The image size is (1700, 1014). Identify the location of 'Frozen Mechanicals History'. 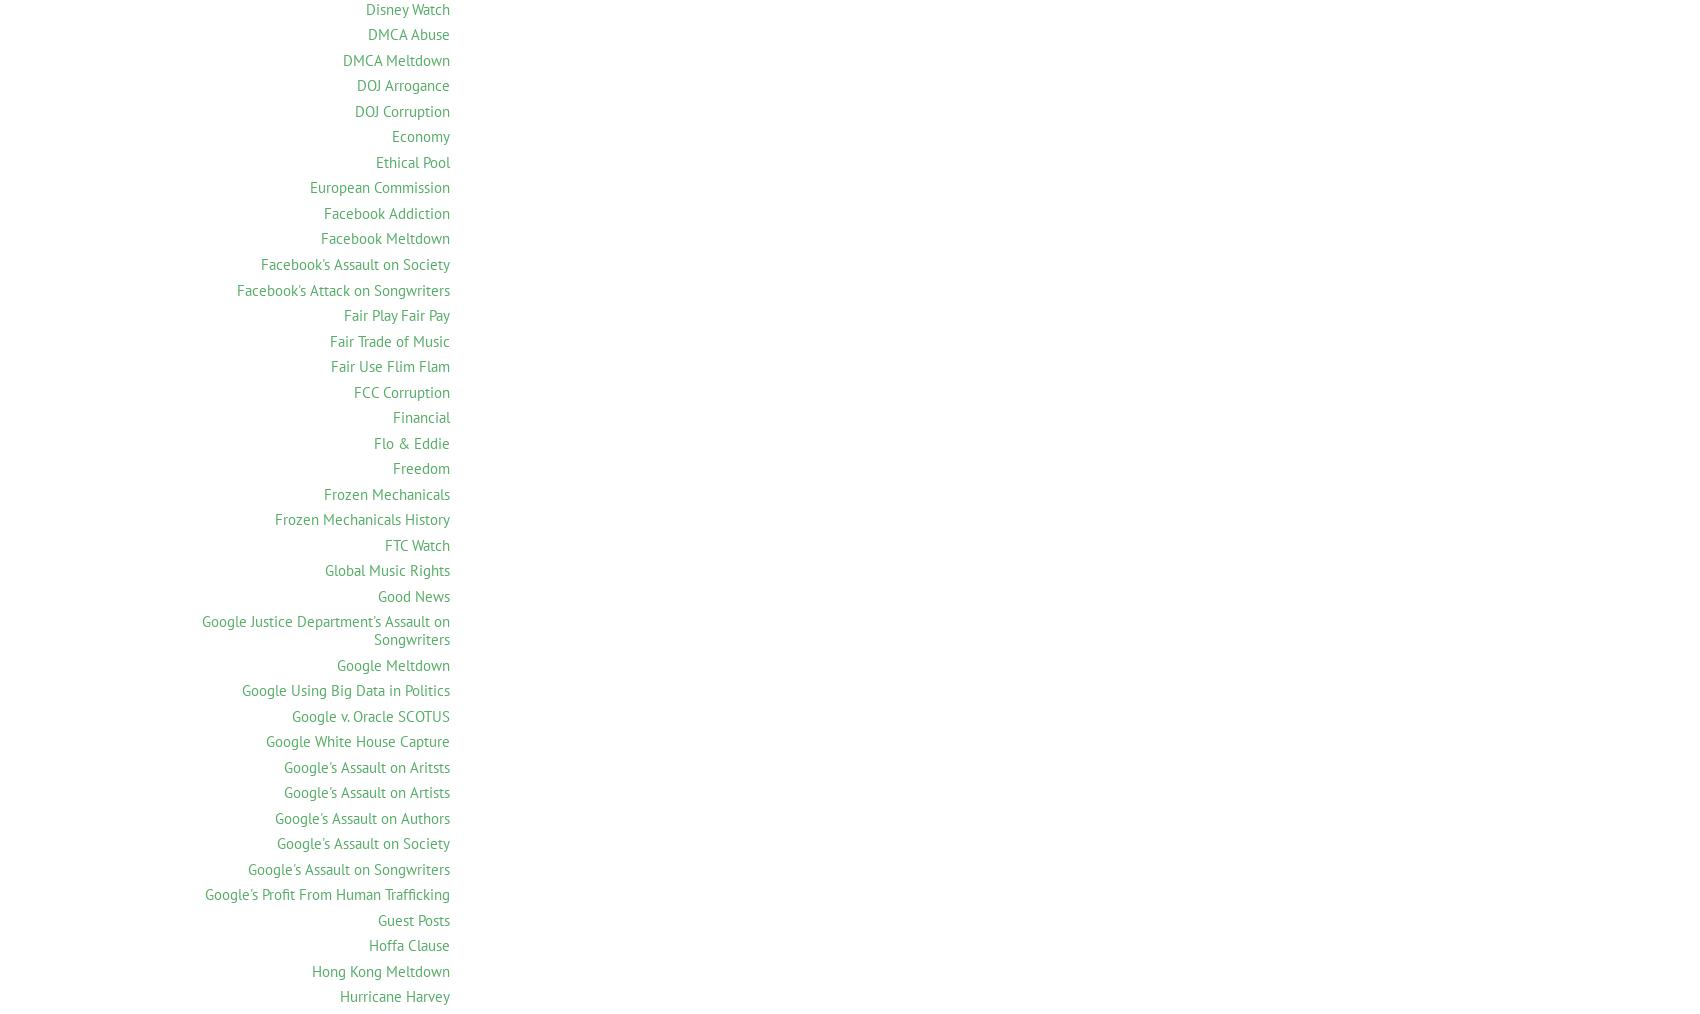
(361, 518).